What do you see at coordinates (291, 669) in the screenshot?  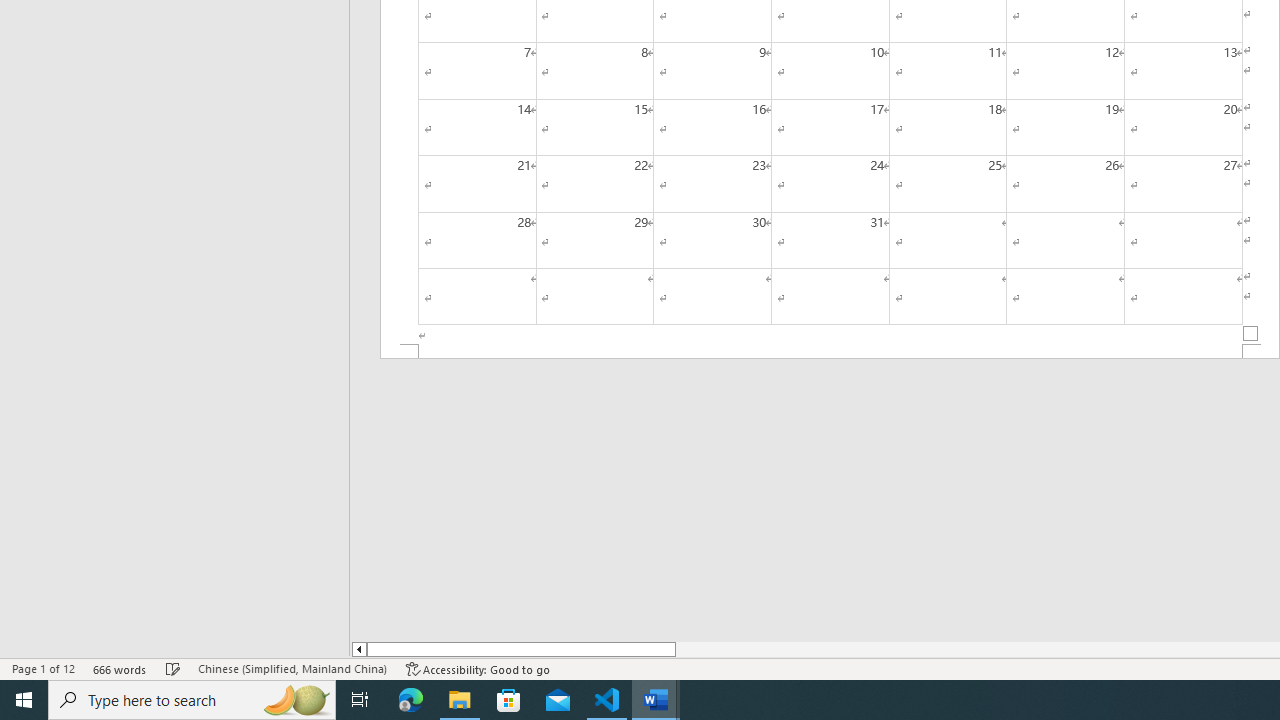 I see `'Language Chinese (Simplified, Mainland China)'` at bounding box center [291, 669].